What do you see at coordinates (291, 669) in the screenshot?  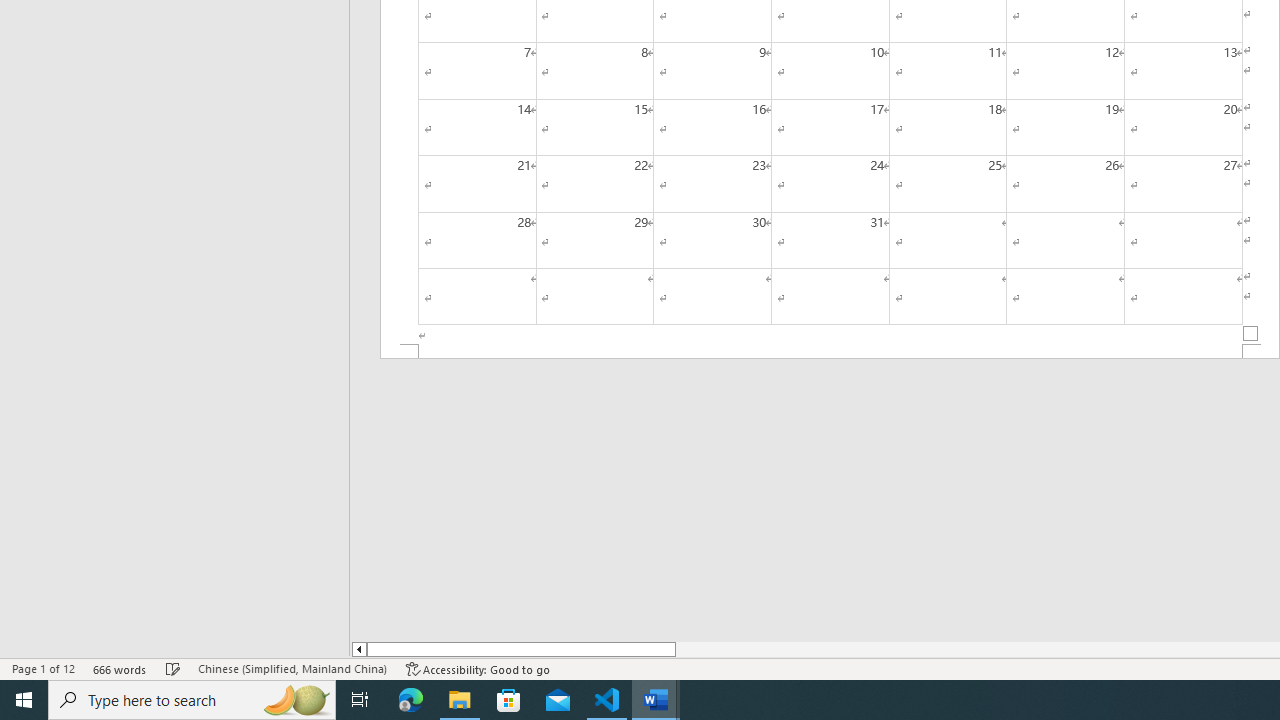 I see `'Language Chinese (Simplified, Mainland China)'` at bounding box center [291, 669].